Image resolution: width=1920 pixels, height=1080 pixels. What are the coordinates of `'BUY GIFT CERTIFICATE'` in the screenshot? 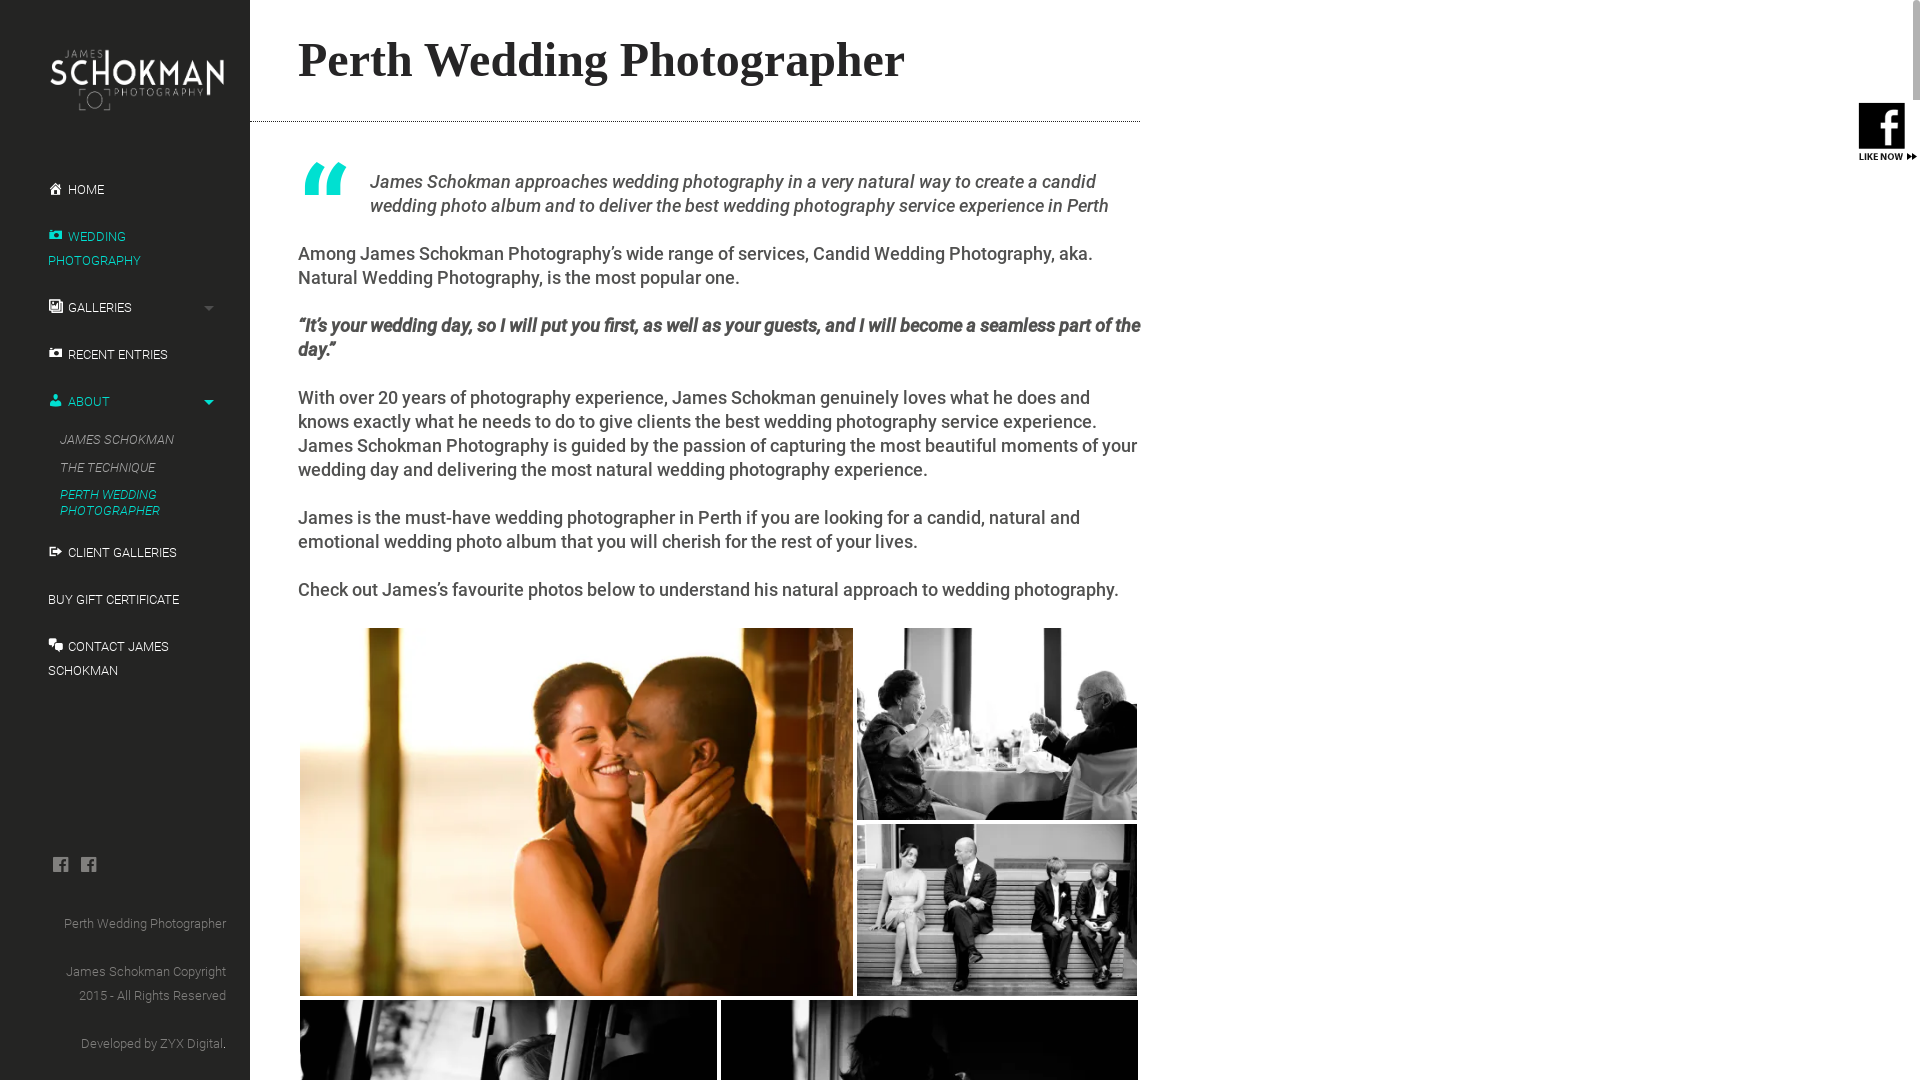 It's located at (24, 599).